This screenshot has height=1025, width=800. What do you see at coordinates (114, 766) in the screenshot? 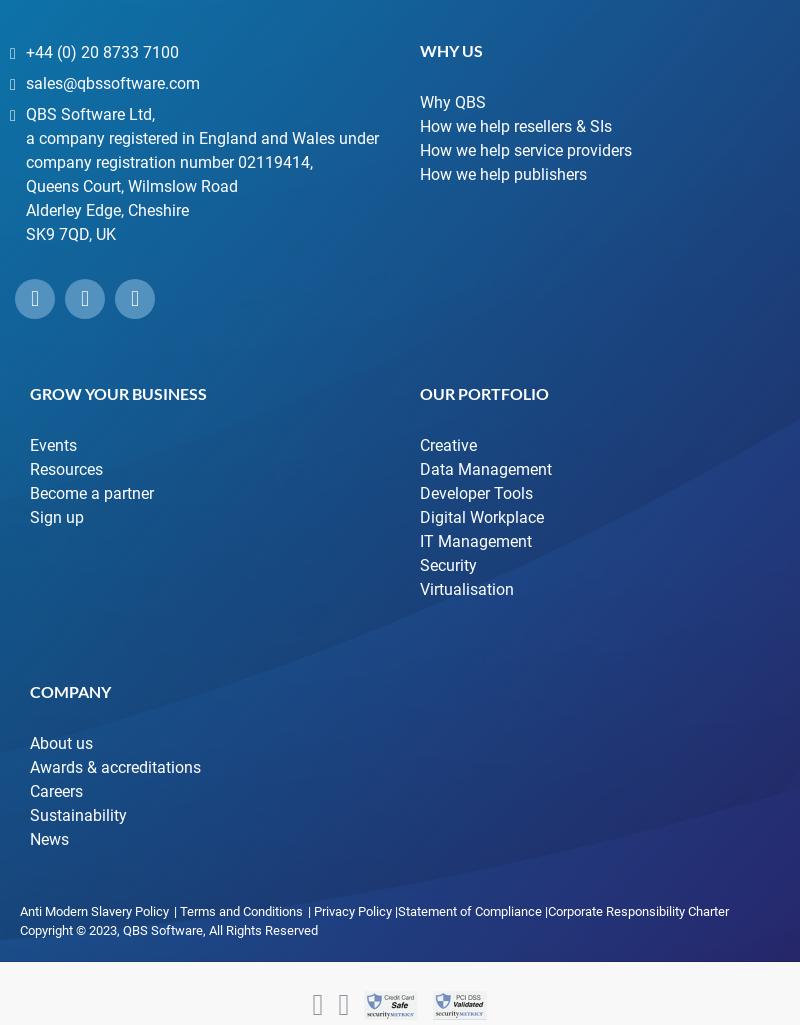
I see `'Awards & accreditations'` at bounding box center [114, 766].